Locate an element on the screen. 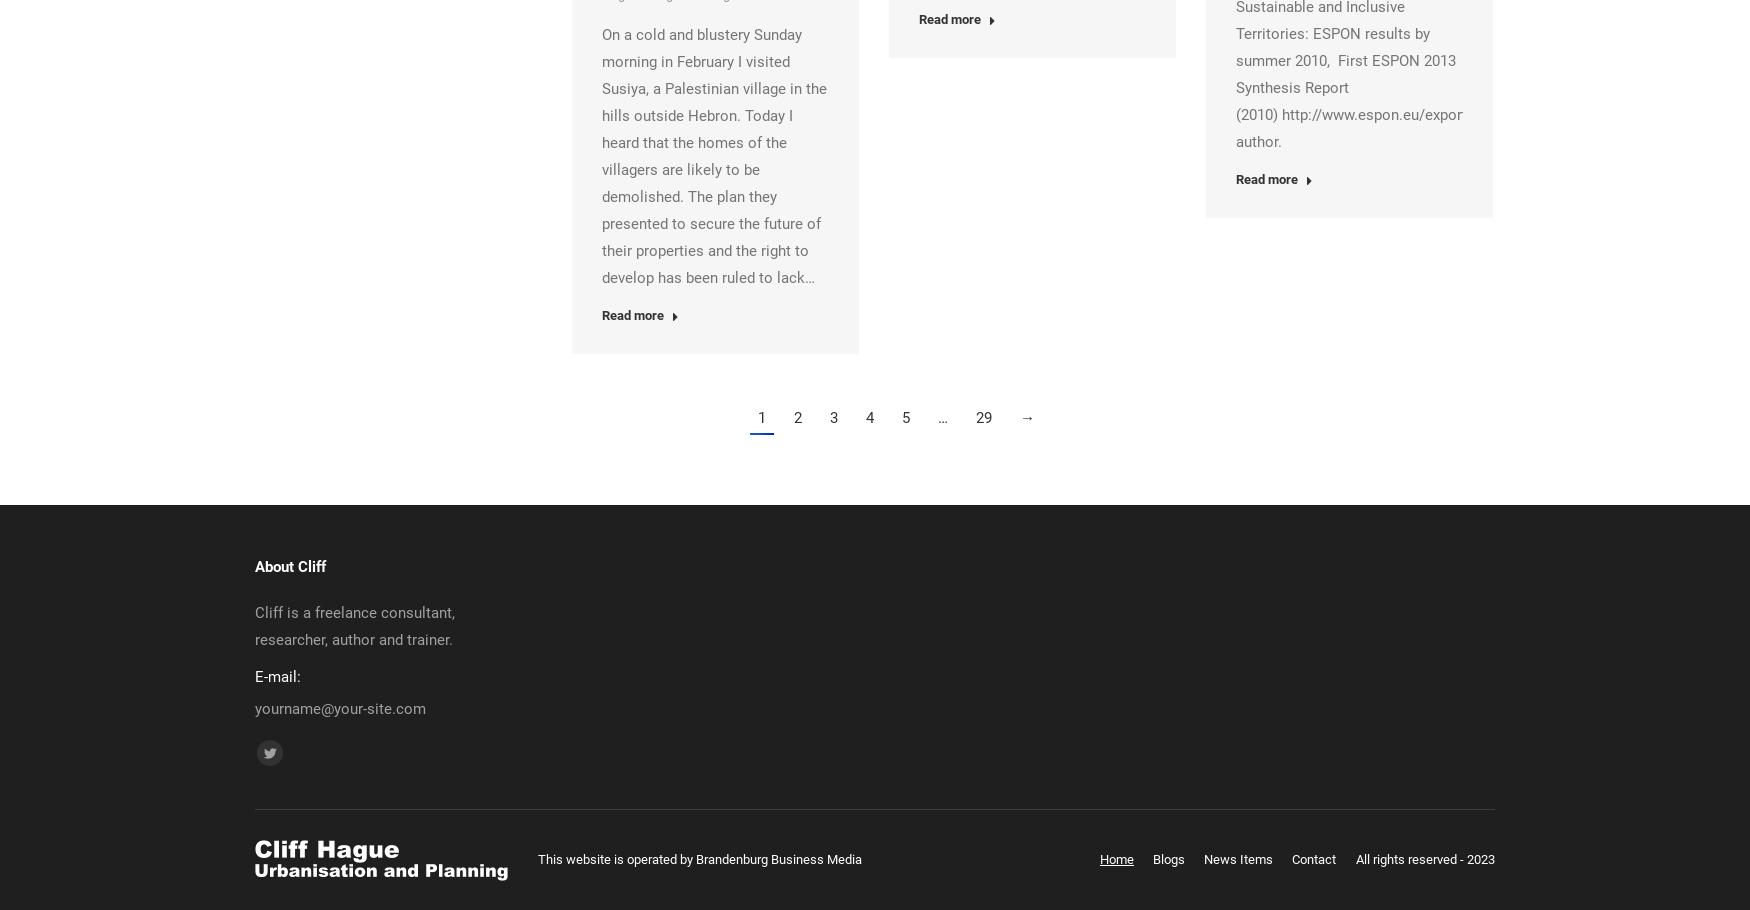 This screenshot has height=910, width=1750. '3' is located at coordinates (834, 415).